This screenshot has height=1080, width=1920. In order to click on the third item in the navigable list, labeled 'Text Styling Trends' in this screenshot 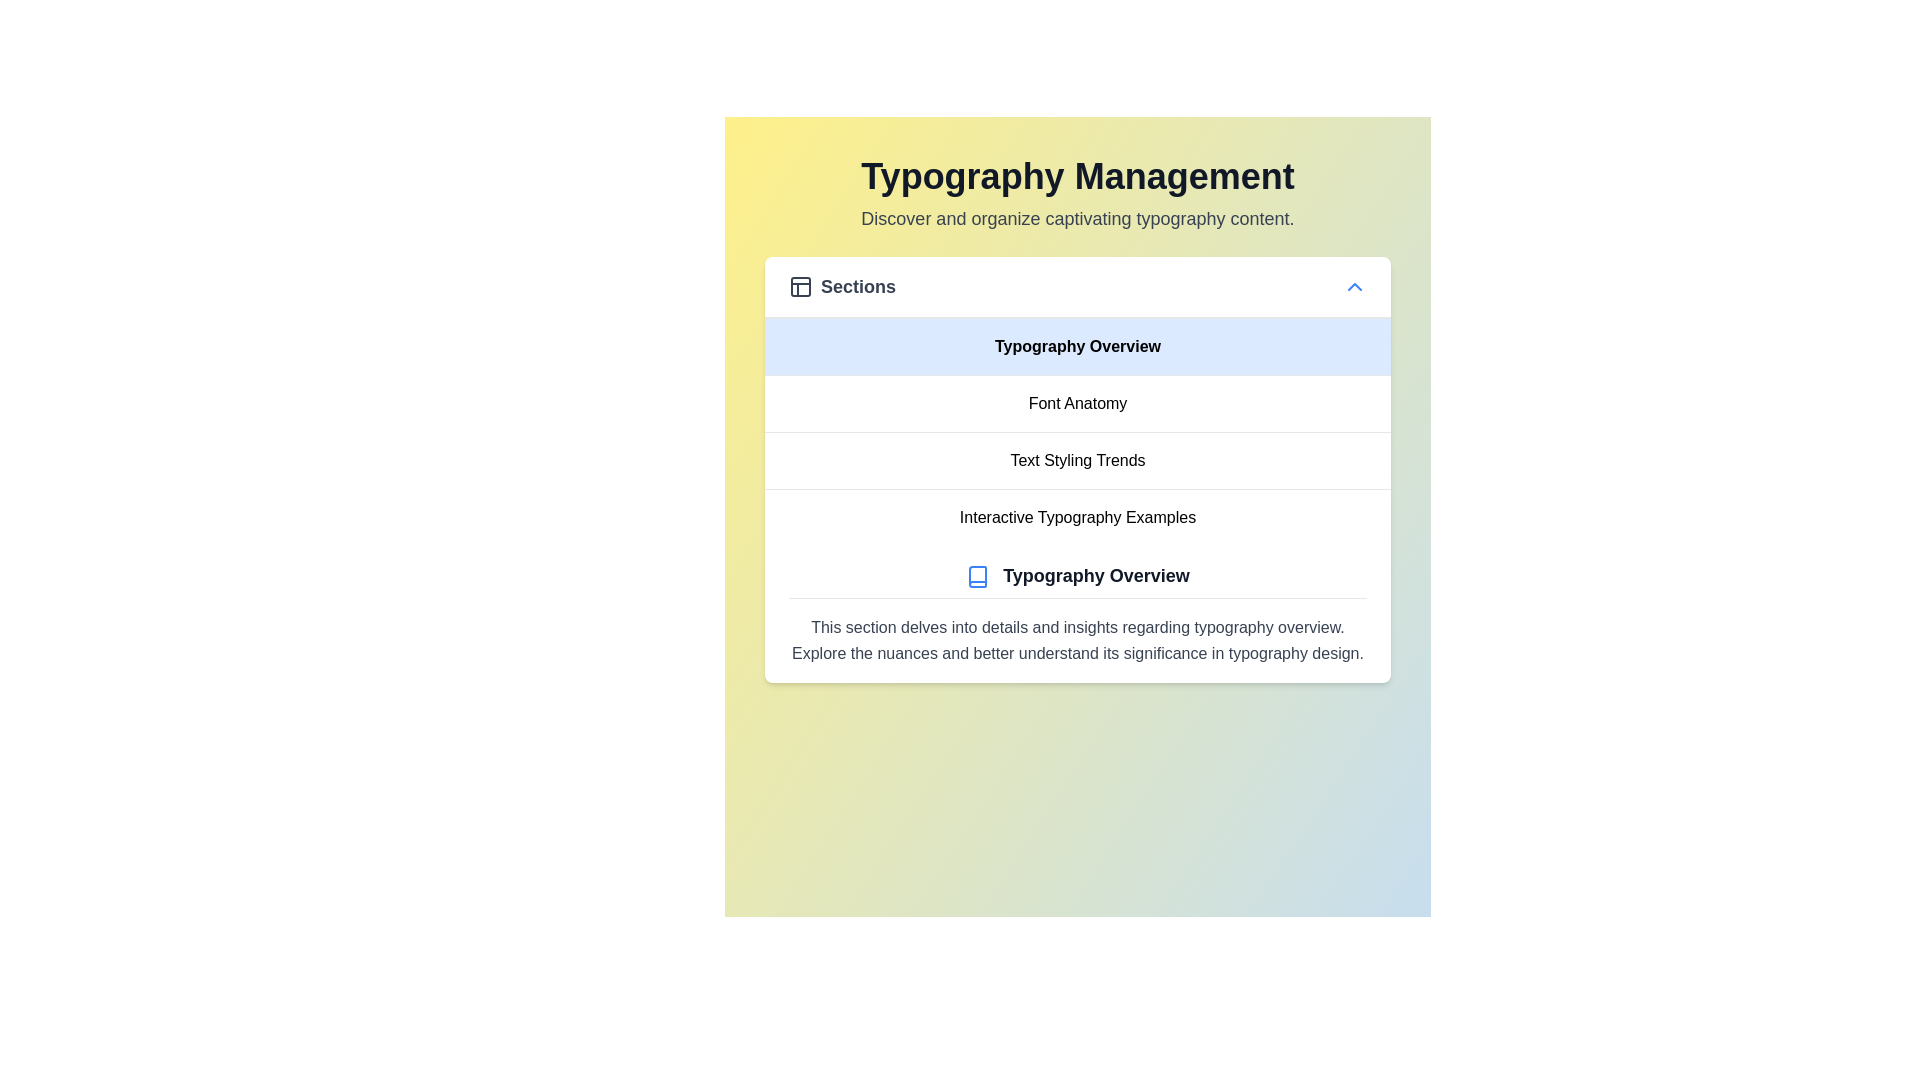, I will do `click(1077, 431)`.